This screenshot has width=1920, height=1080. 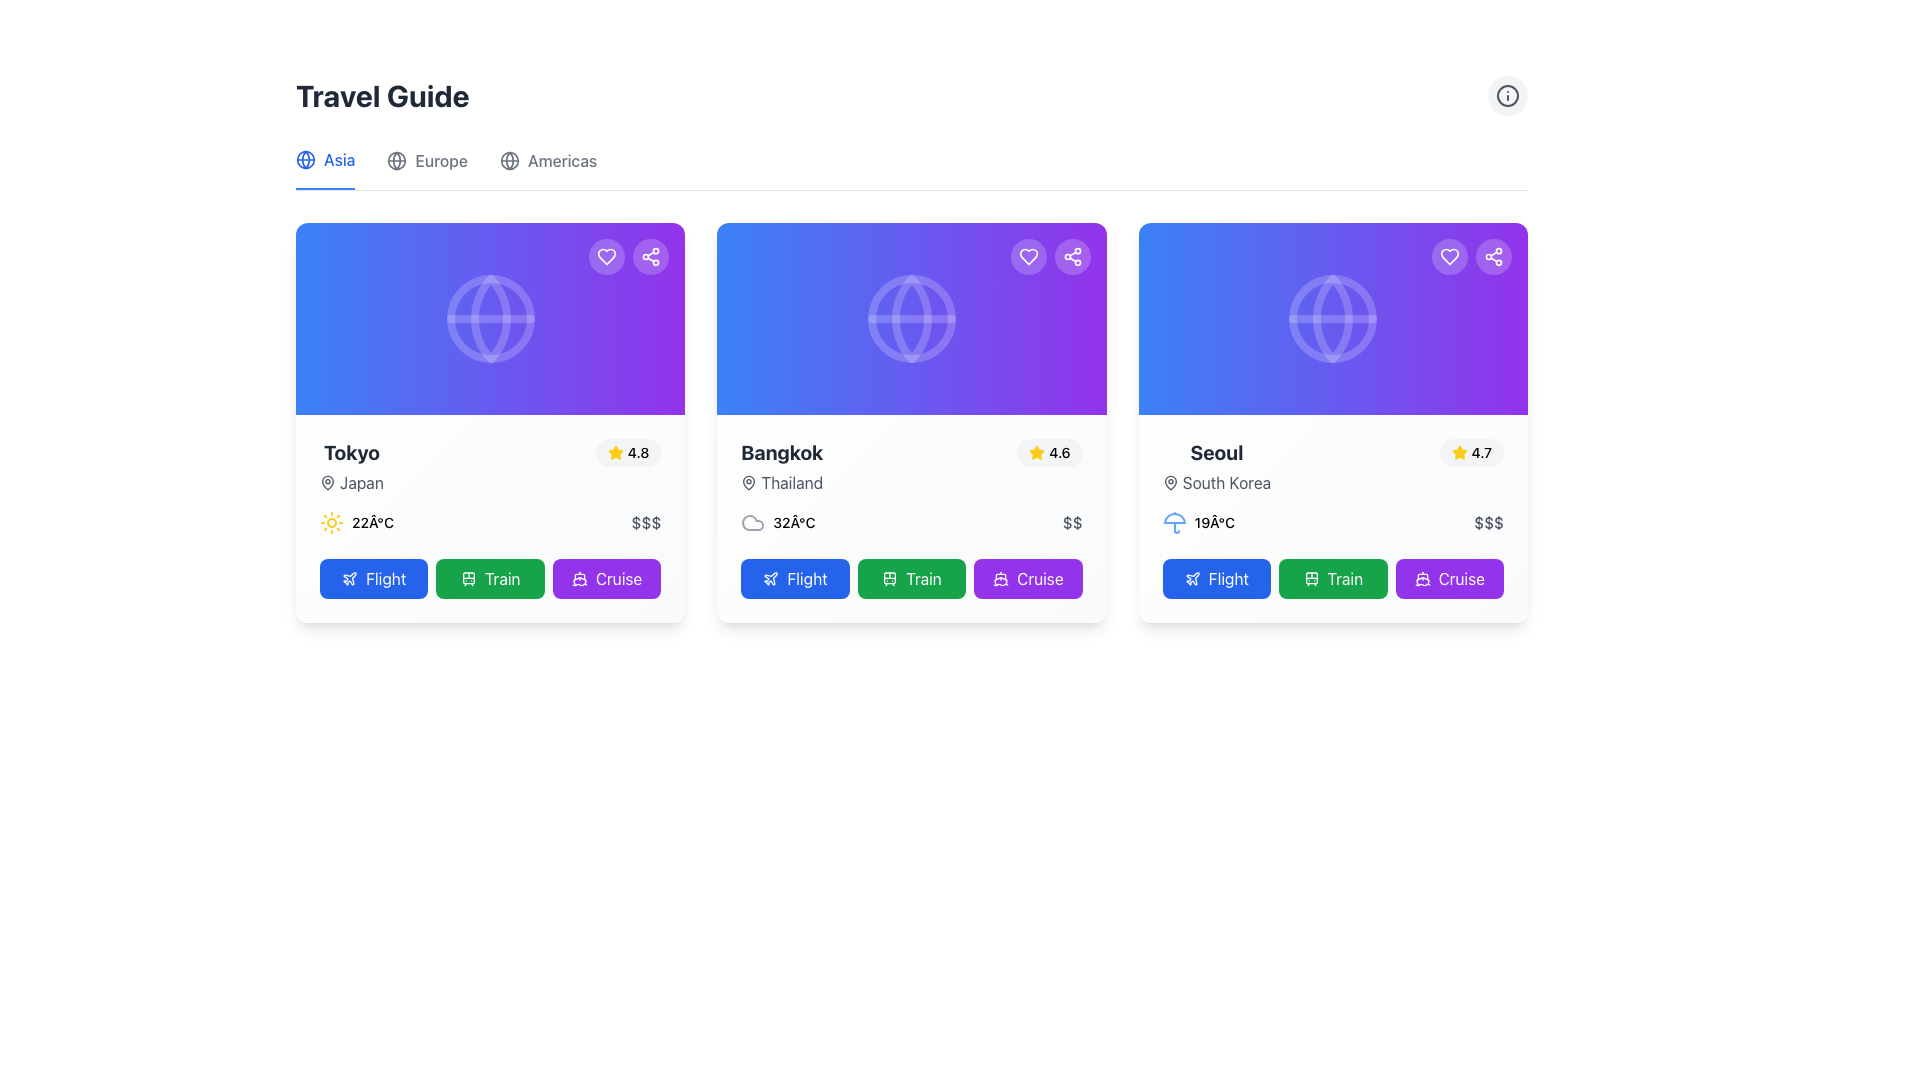 I want to click on the heart-shaped icon button located at the top-right corner of the 'Seoul' destination card, so click(x=1449, y=256).